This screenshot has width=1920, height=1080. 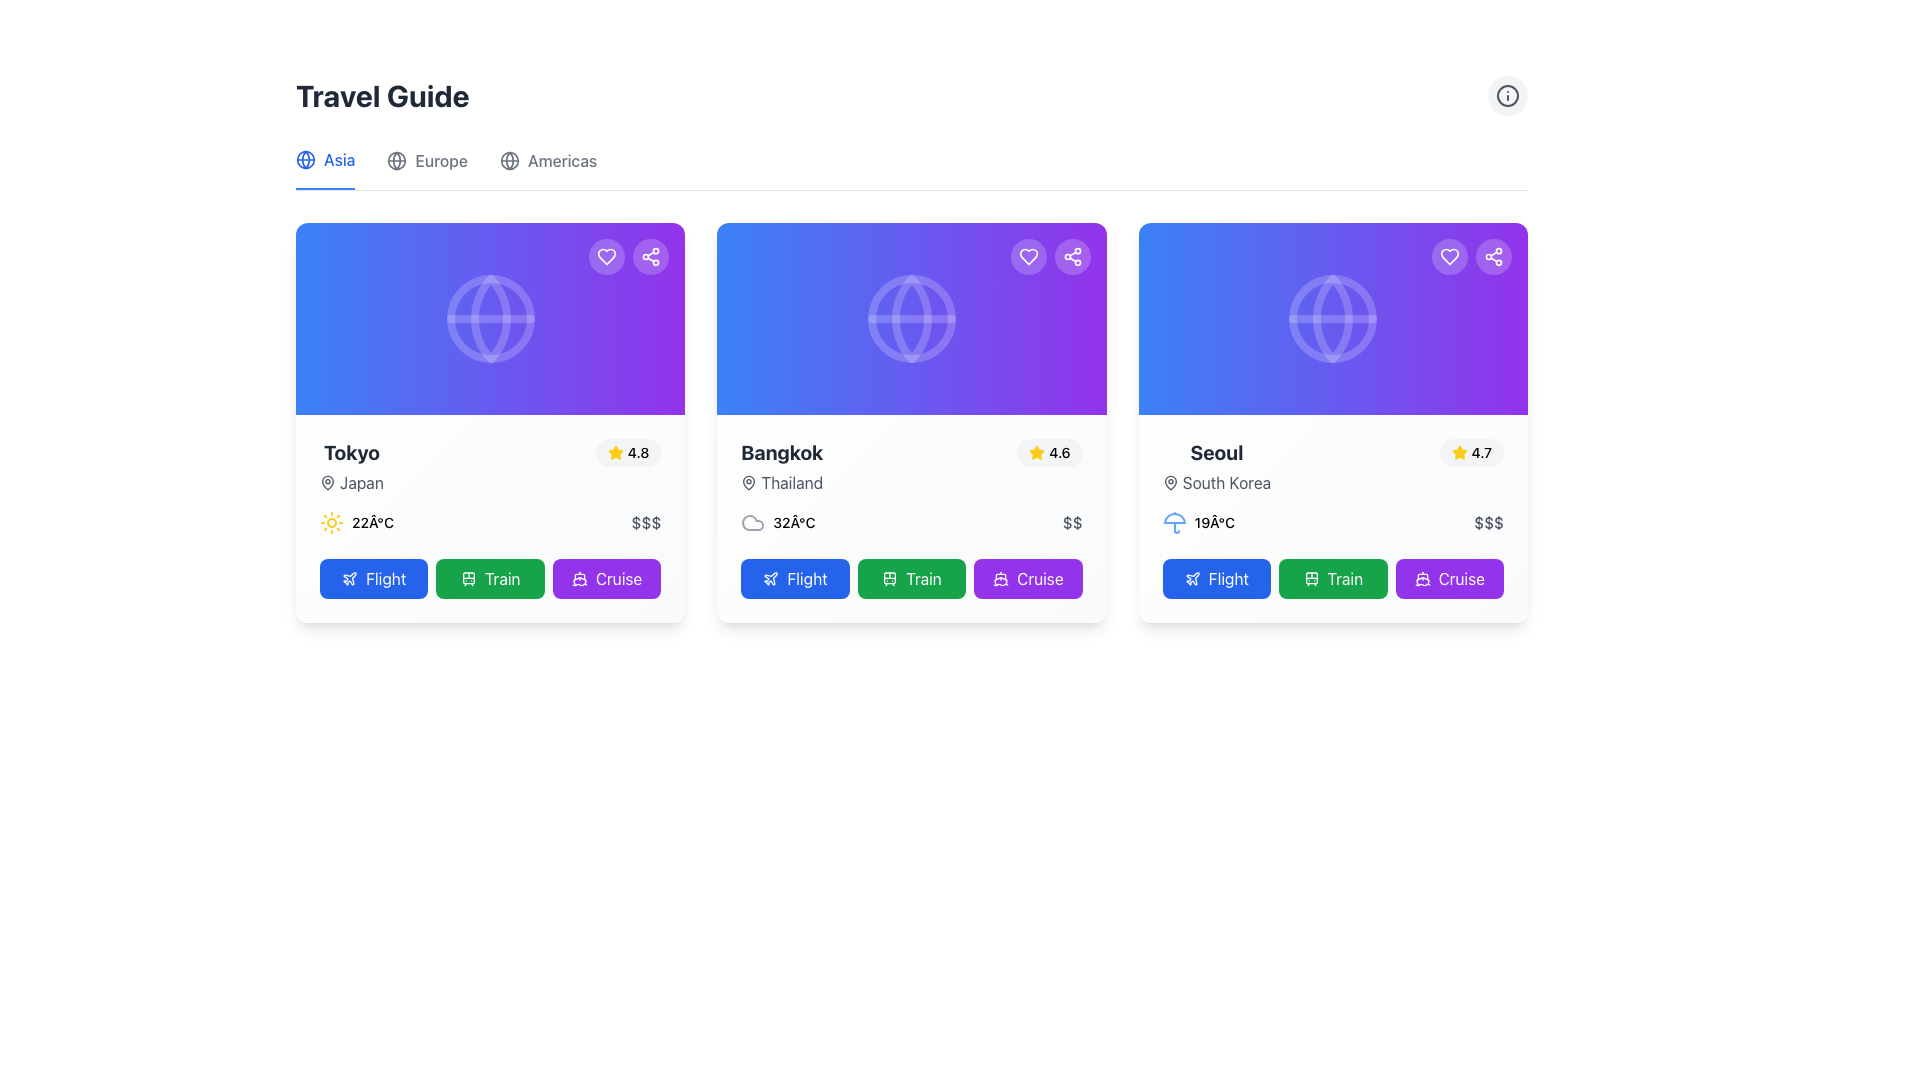 I want to click on the heart-shaped icon button located at the top-right corner of the 'Seoul' destination card, so click(x=1449, y=256).